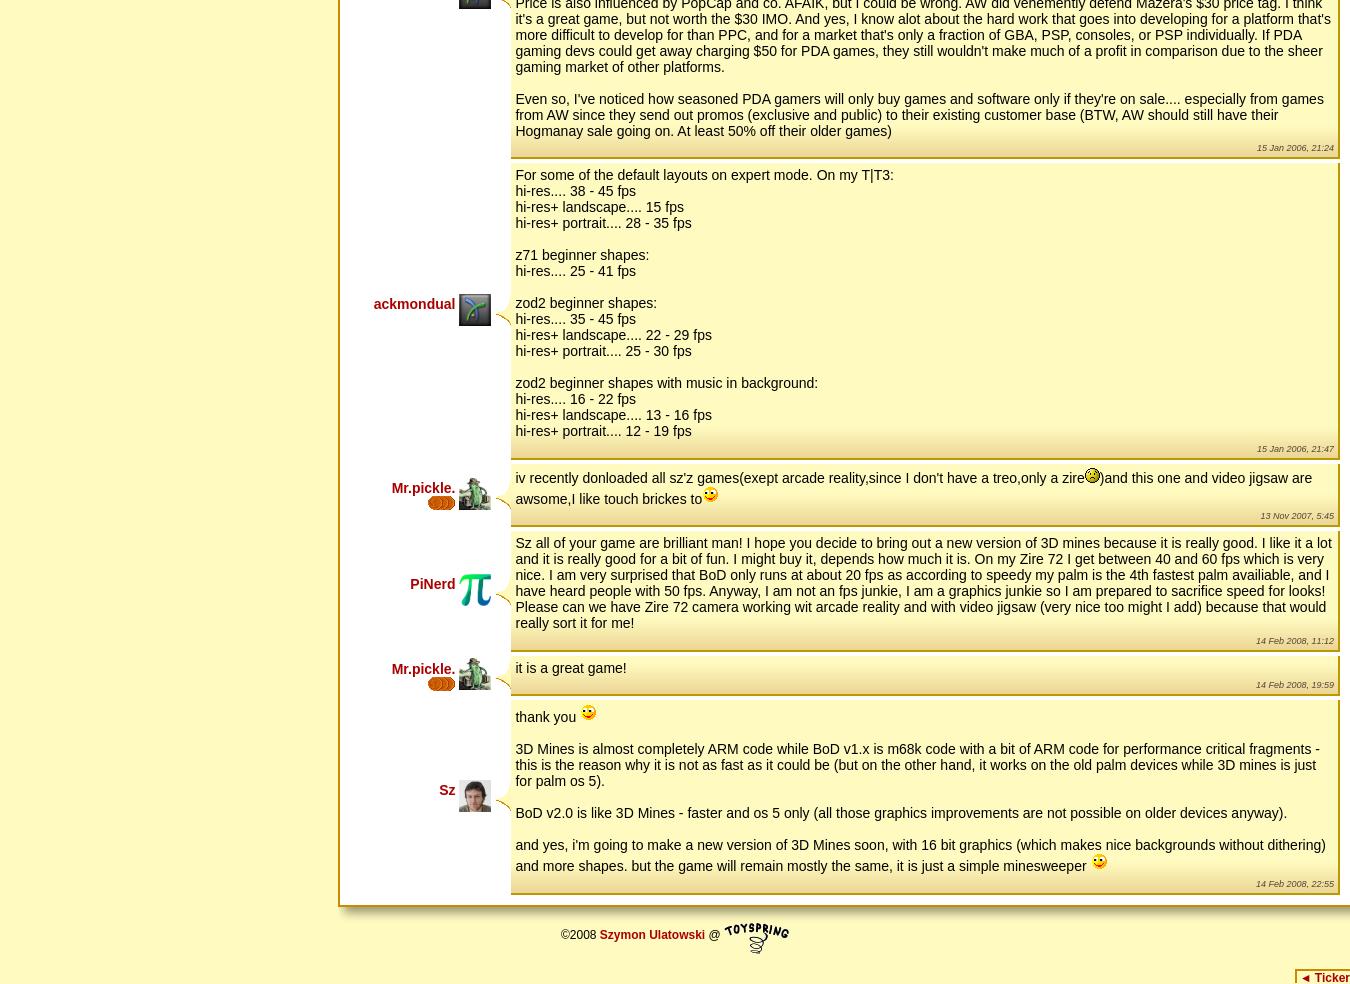 The image size is (1350, 984). Describe the element at coordinates (603, 349) in the screenshot. I see `'hi-res+ portrait.... 25 - 30 fps'` at that location.